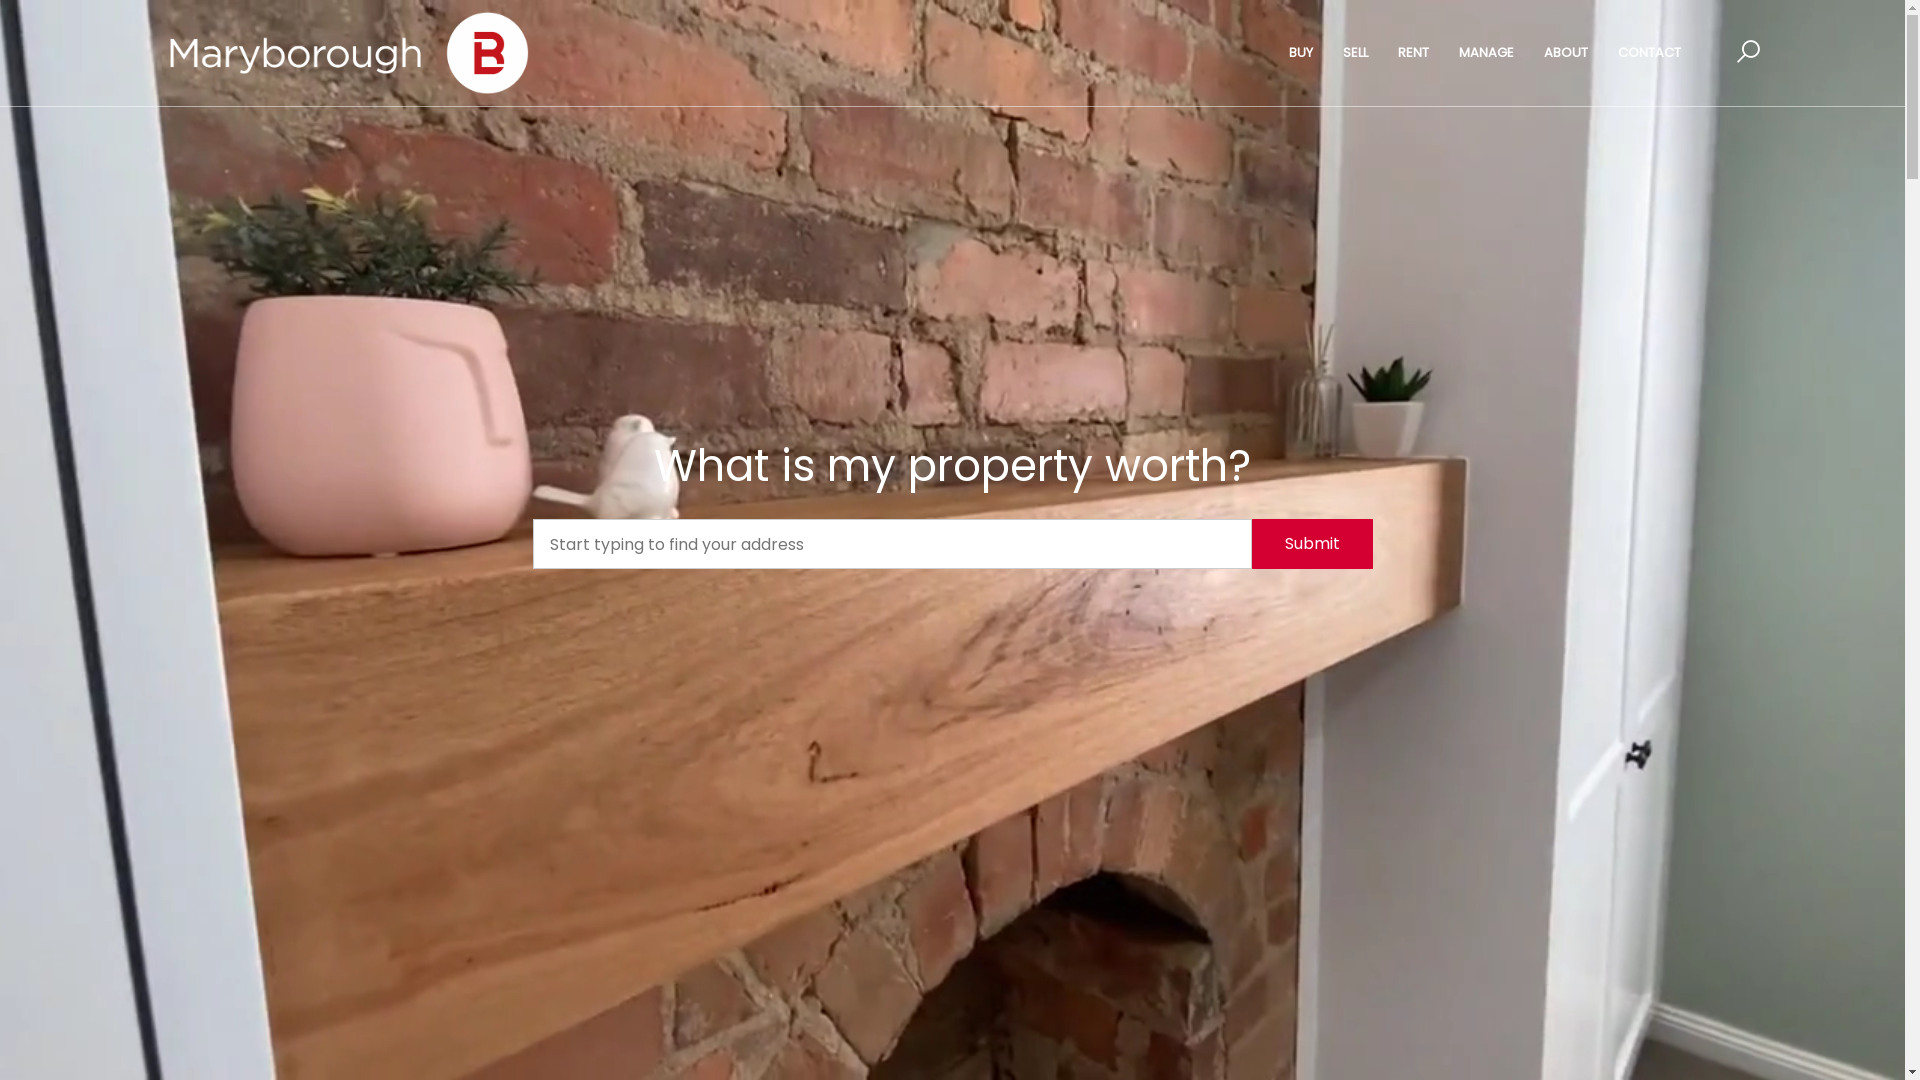 This screenshot has width=1920, height=1080. Describe the element at coordinates (1445, 52) in the screenshot. I see `'MANAGE'` at that location.